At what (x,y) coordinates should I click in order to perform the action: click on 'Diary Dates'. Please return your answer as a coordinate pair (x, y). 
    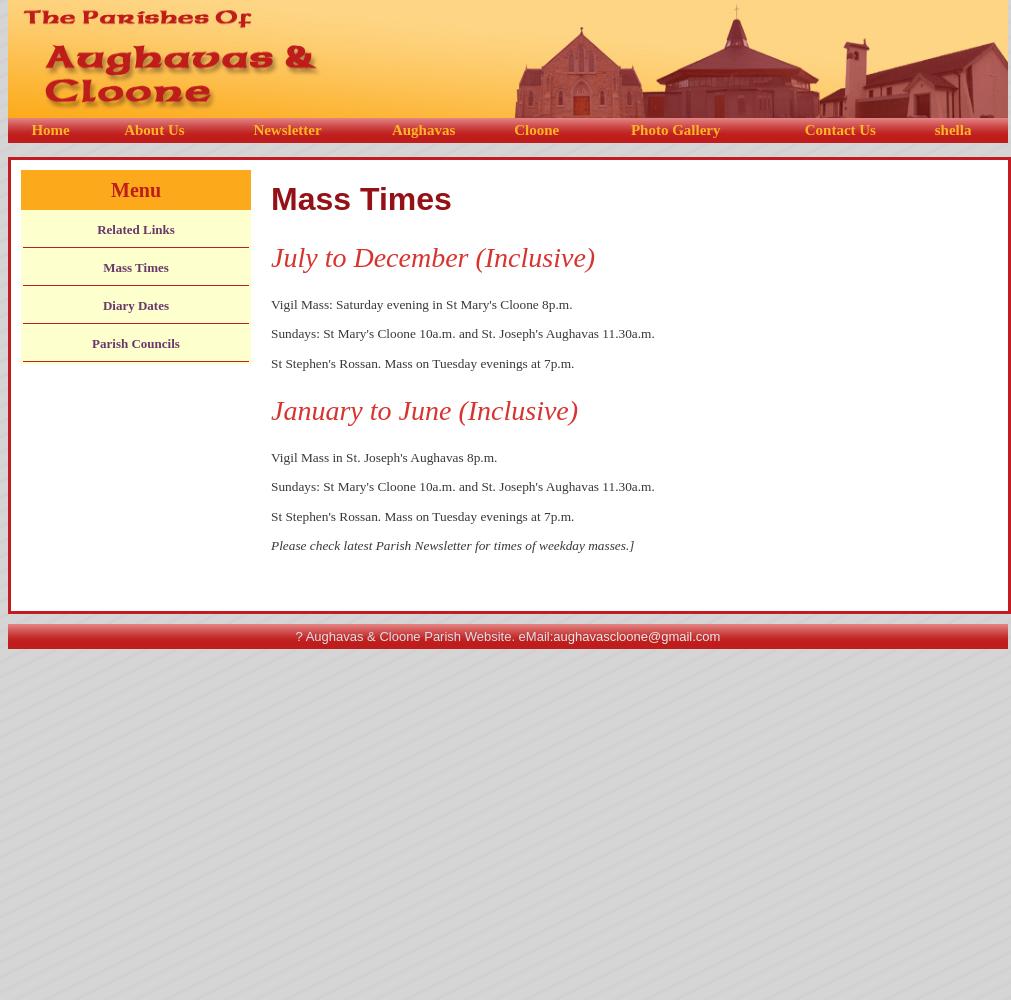
    Looking at the image, I should click on (134, 305).